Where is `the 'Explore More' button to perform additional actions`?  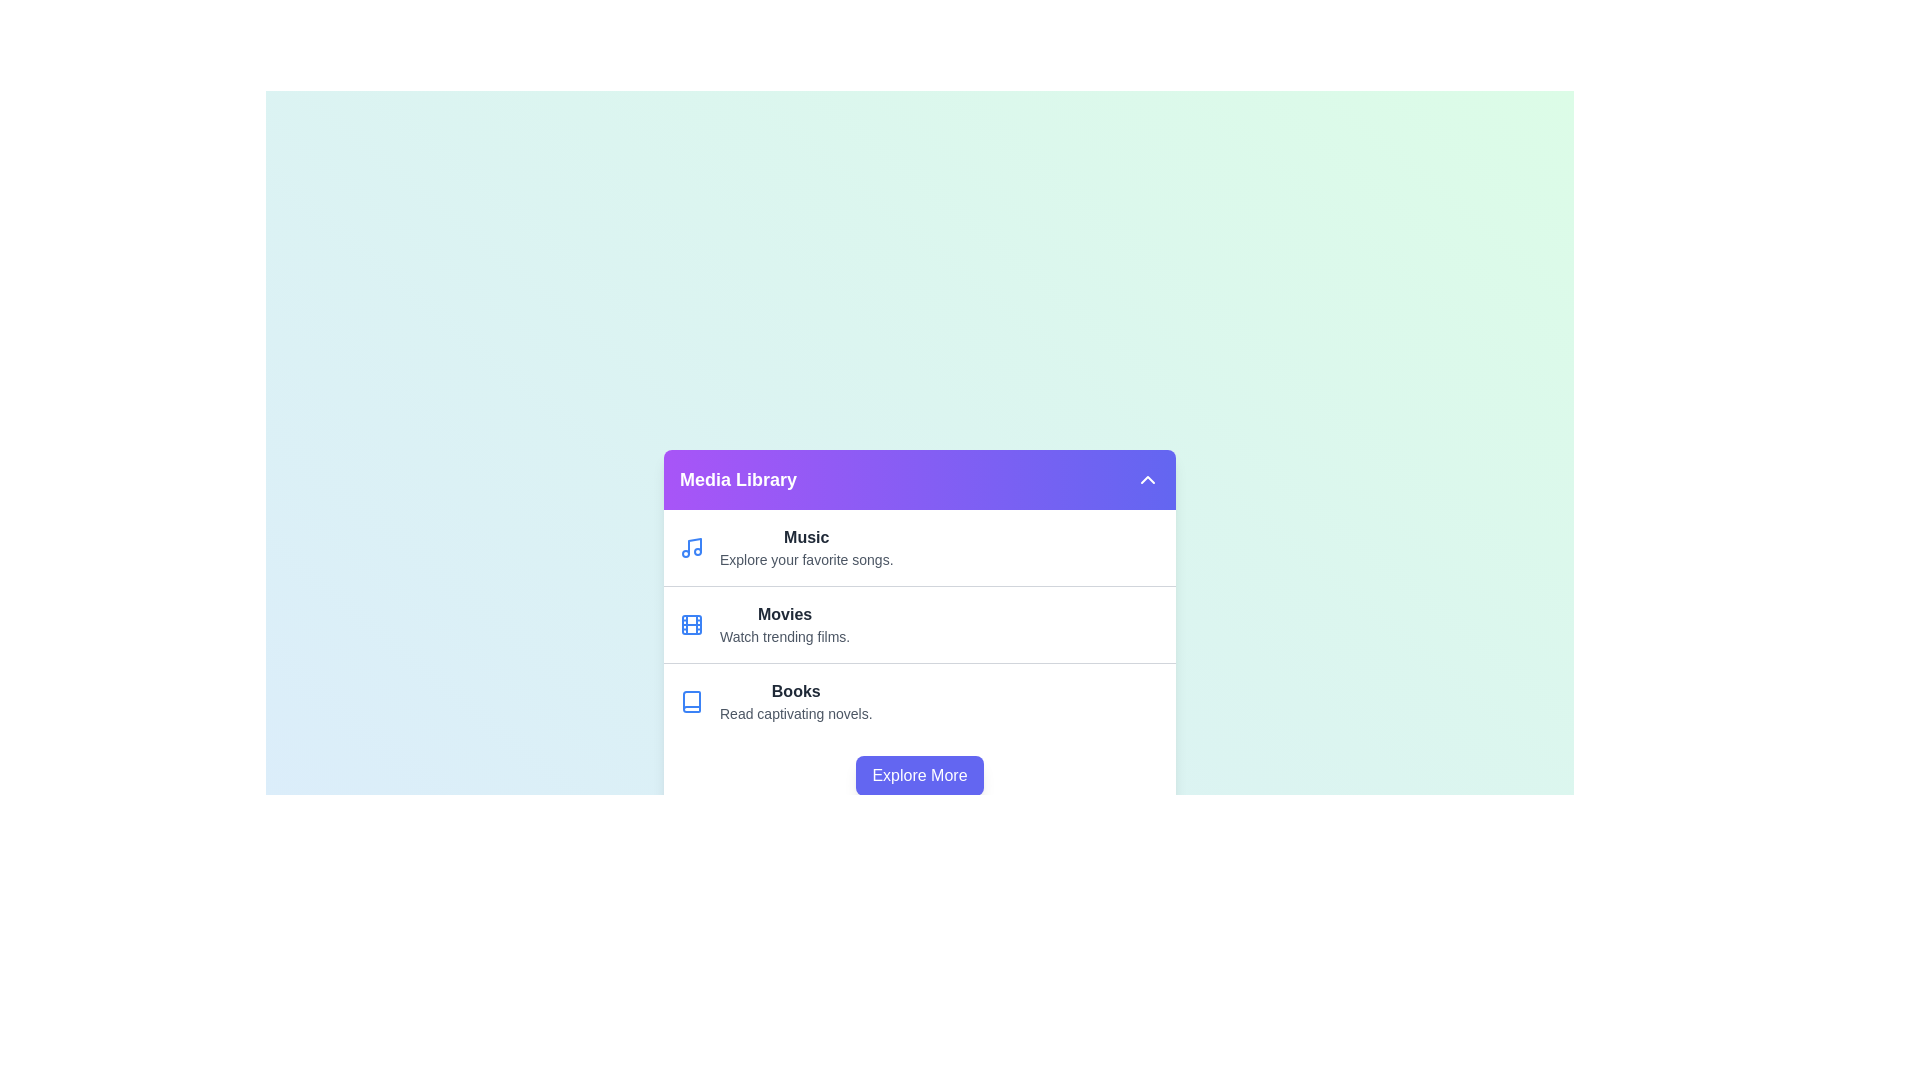 the 'Explore More' button to perform additional actions is located at coordinates (919, 774).